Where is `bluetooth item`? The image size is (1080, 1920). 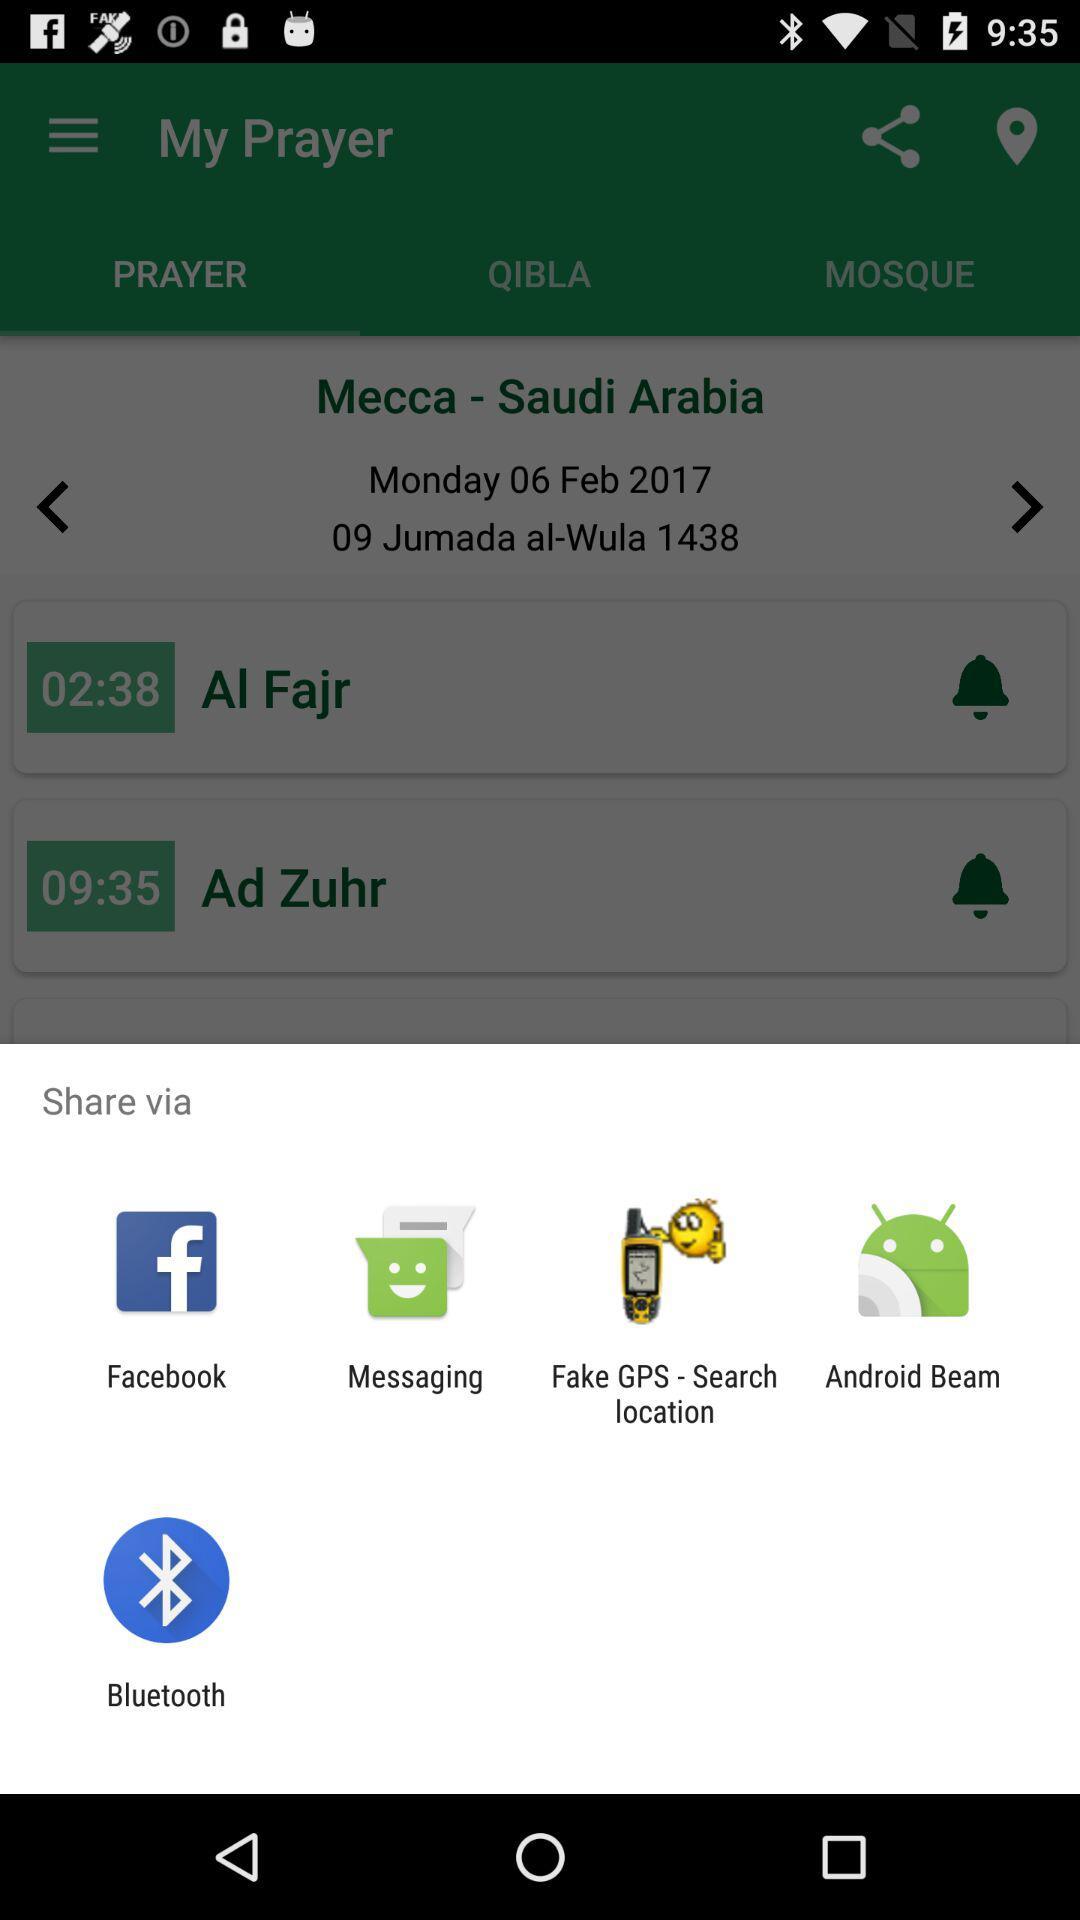
bluetooth item is located at coordinates (165, 1711).